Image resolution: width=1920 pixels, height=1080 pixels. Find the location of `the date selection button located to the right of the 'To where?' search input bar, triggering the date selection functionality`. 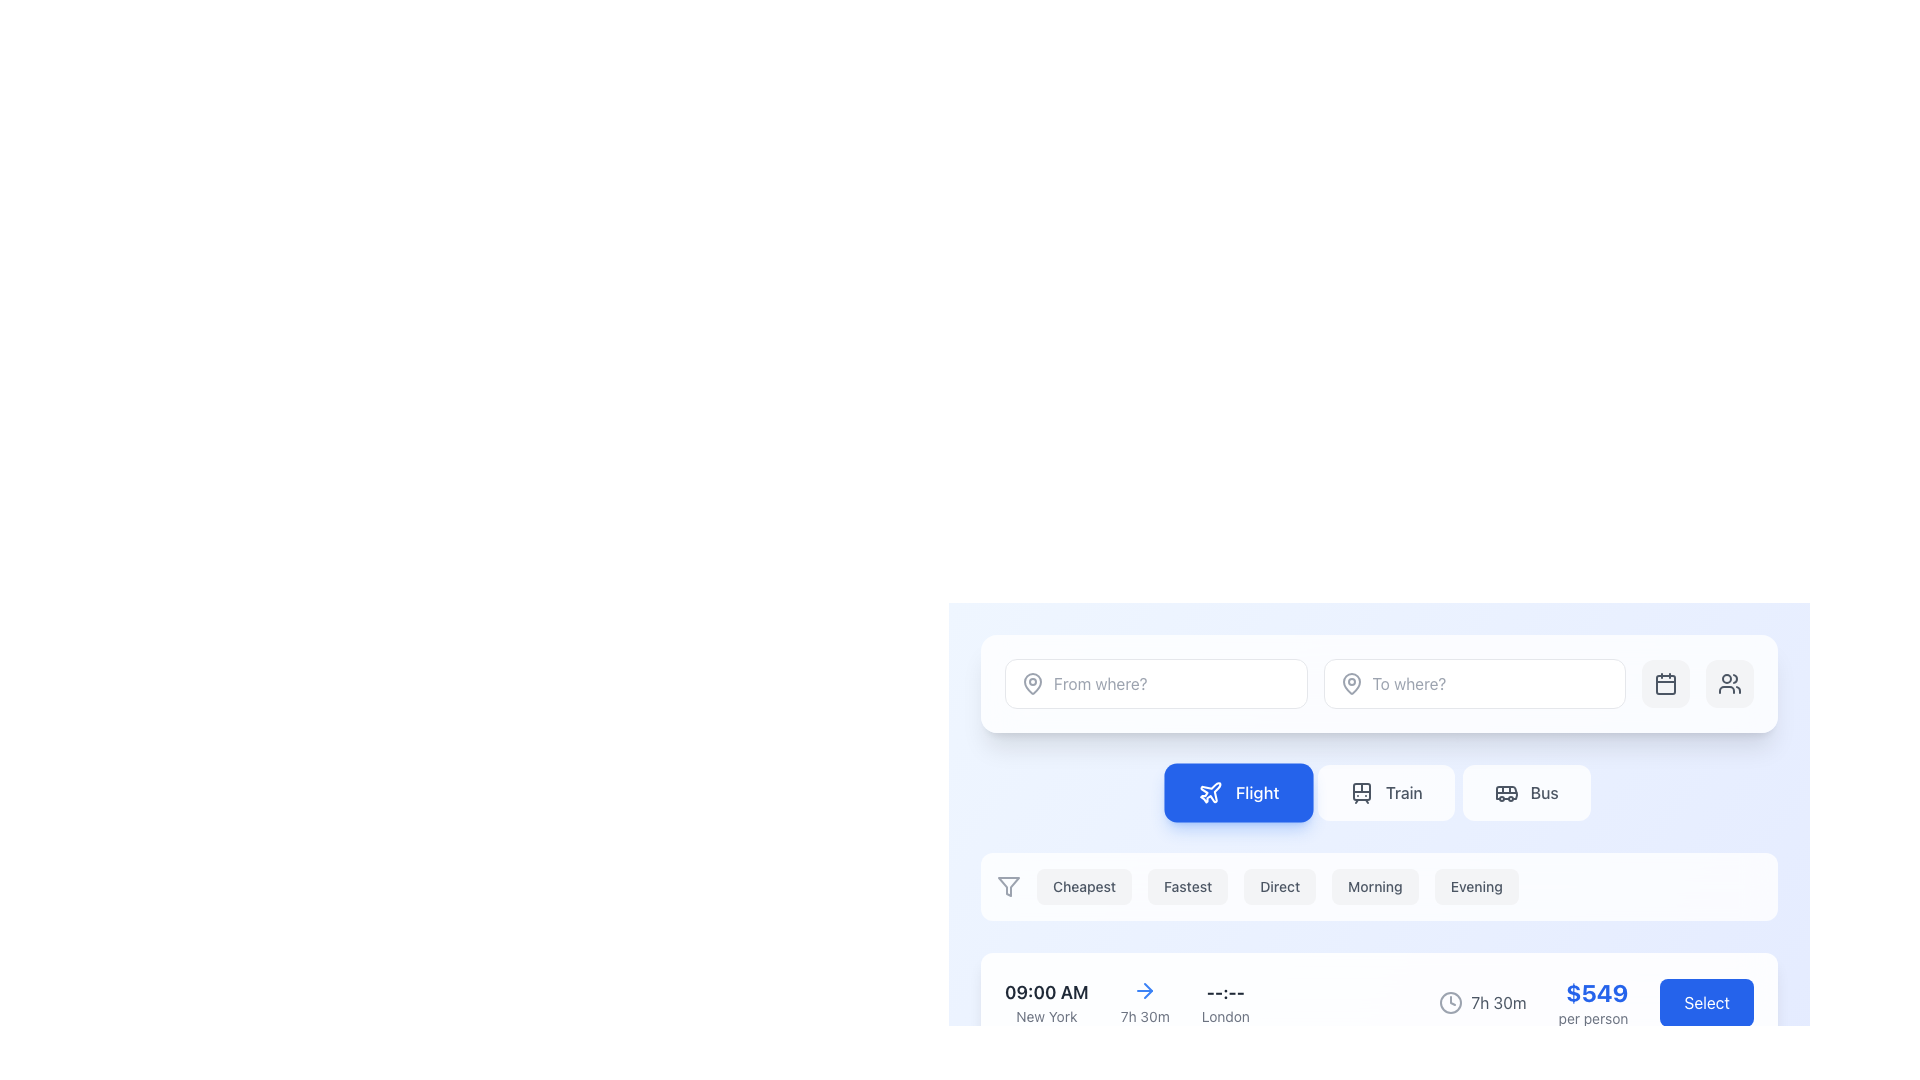

the date selection button located to the right of the 'To where?' search input bar, triggering the date selection functionality is located at coordinates (1665, 682).